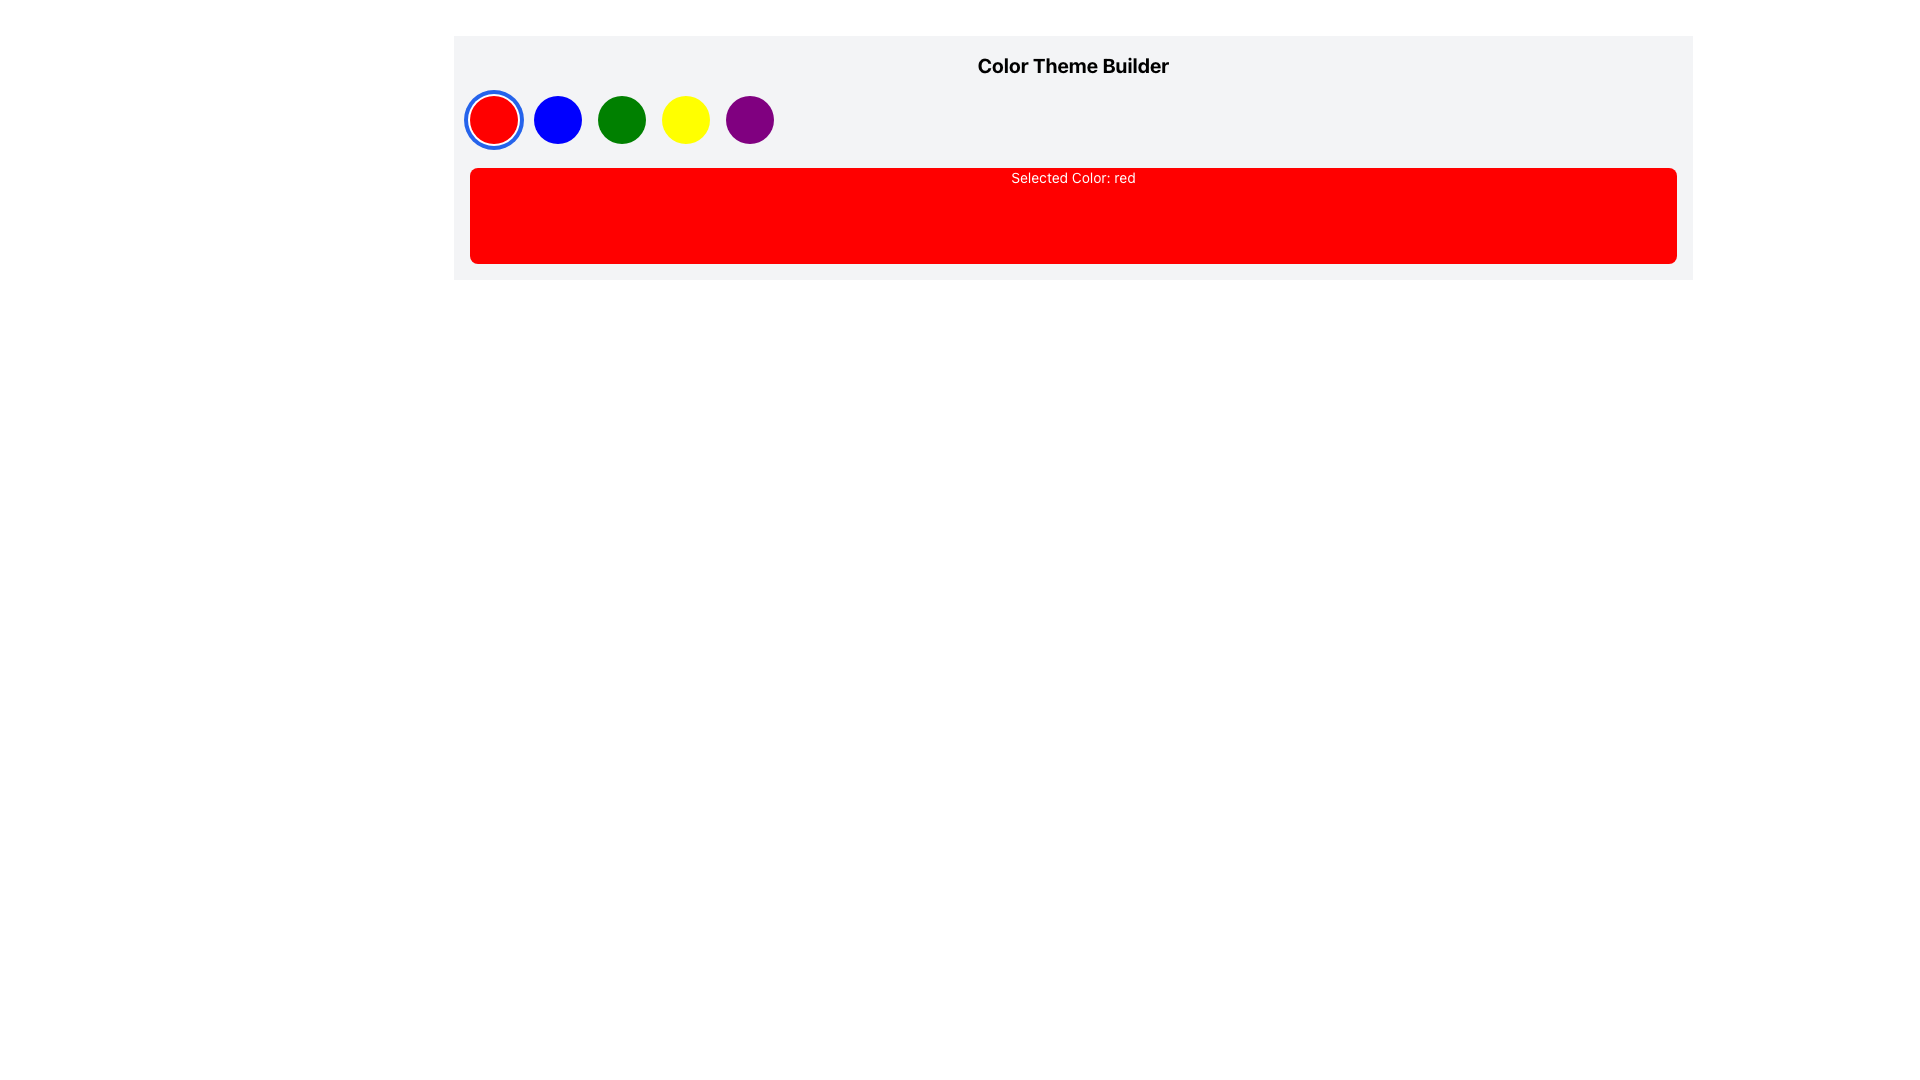  Describe the element at coordinates (686, 119) in the screenshot. I see `the circular yellow button, which is the fourth button in a sequence of five, positioned between the green and purple buttons` at that location.